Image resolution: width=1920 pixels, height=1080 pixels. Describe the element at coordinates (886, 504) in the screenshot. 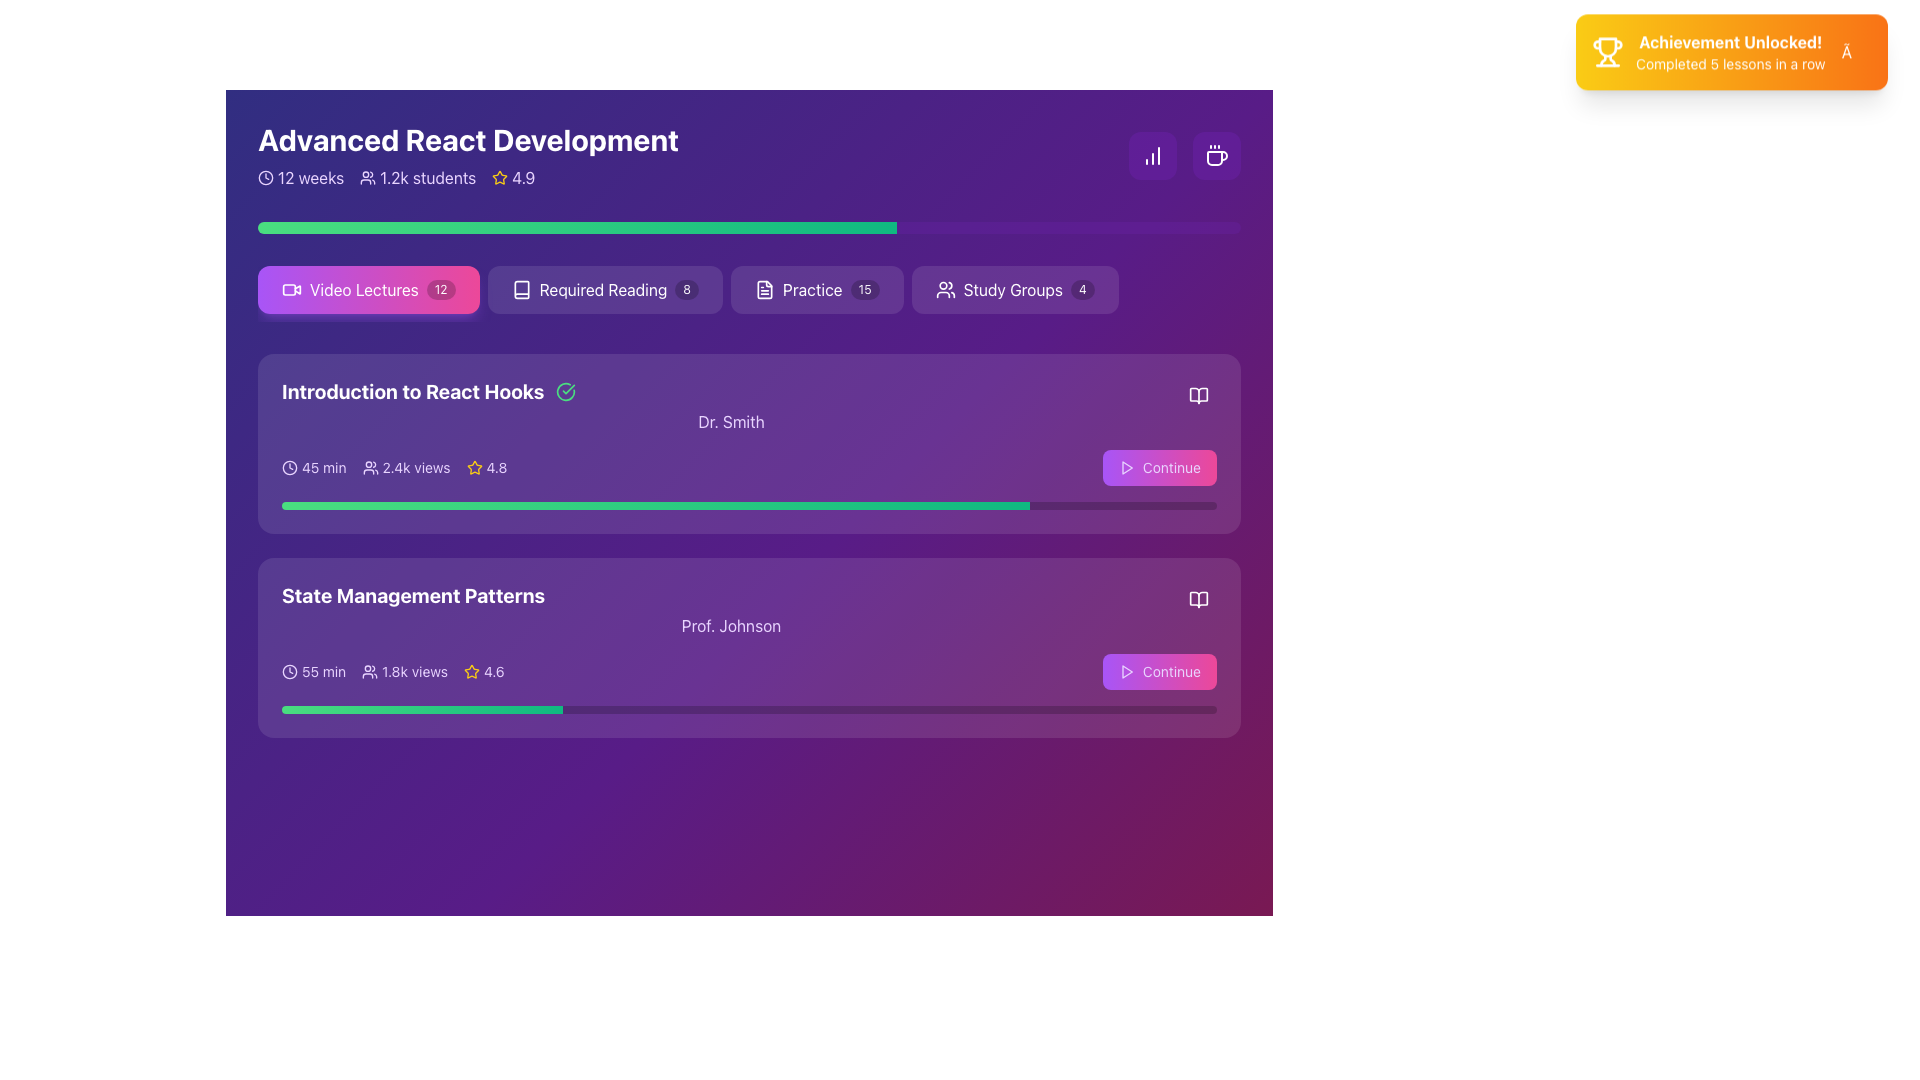

I see `slider value` at that location.